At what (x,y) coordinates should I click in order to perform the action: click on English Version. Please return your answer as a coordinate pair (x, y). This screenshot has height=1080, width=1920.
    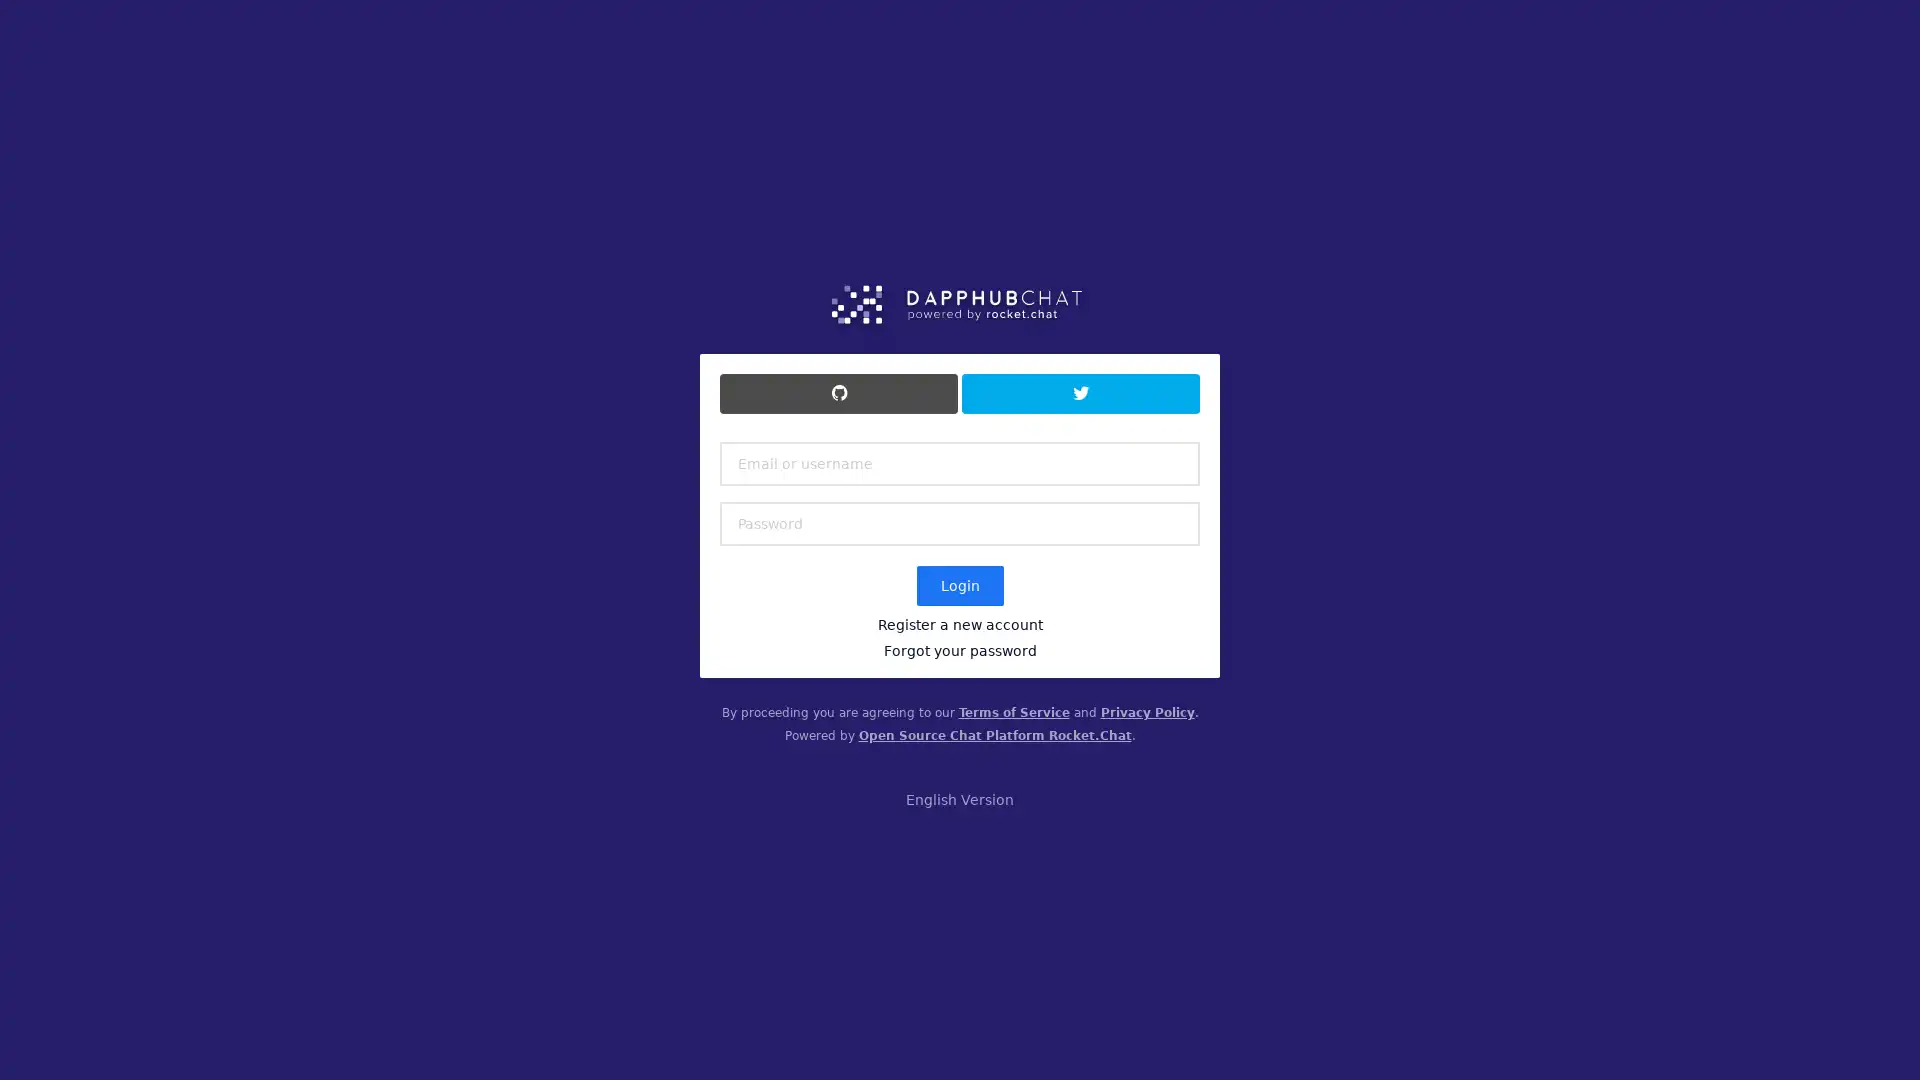
    Looking at the image, I should click on (960, 798).